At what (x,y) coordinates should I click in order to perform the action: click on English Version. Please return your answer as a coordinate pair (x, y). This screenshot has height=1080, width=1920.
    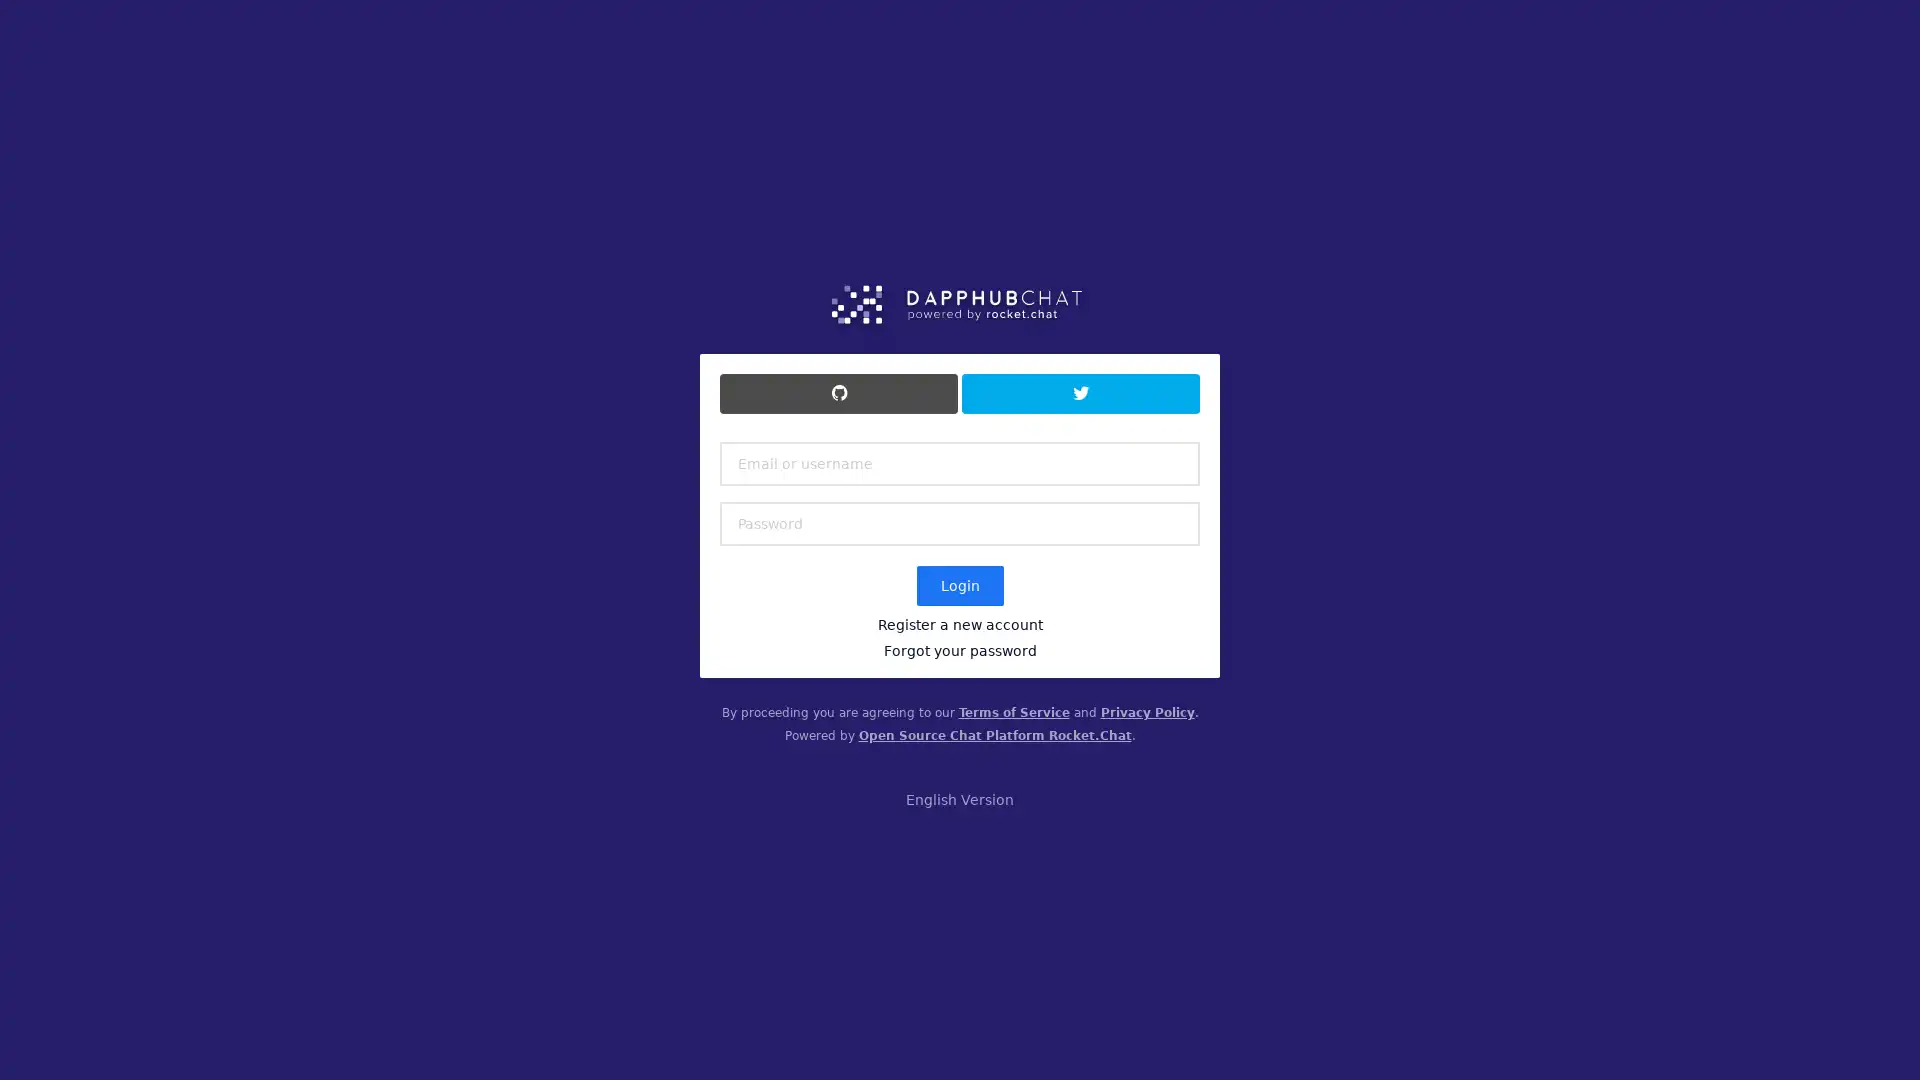
    Looking at the image, I should click on (960, 798).